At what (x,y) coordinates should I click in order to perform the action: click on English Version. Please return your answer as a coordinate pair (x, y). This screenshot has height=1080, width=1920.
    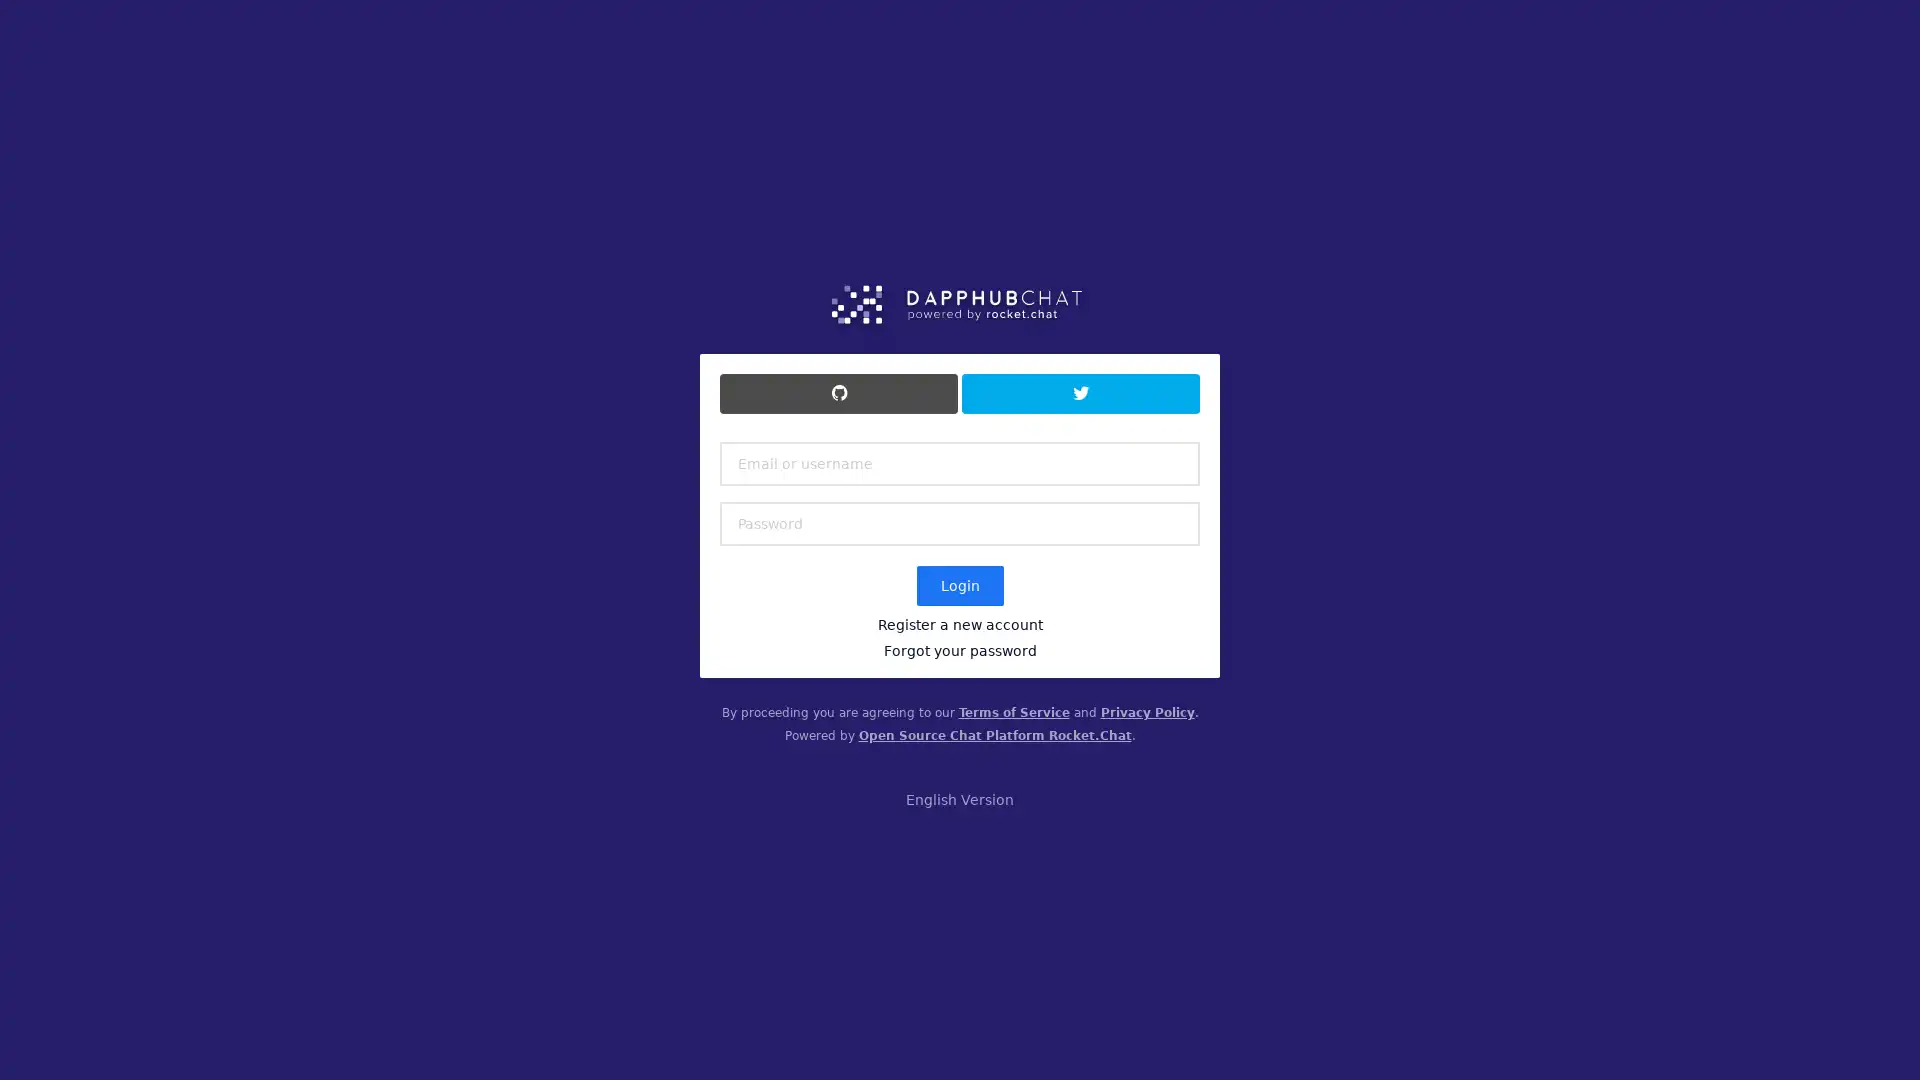
    Looking at the image, I should click on (960, 798).